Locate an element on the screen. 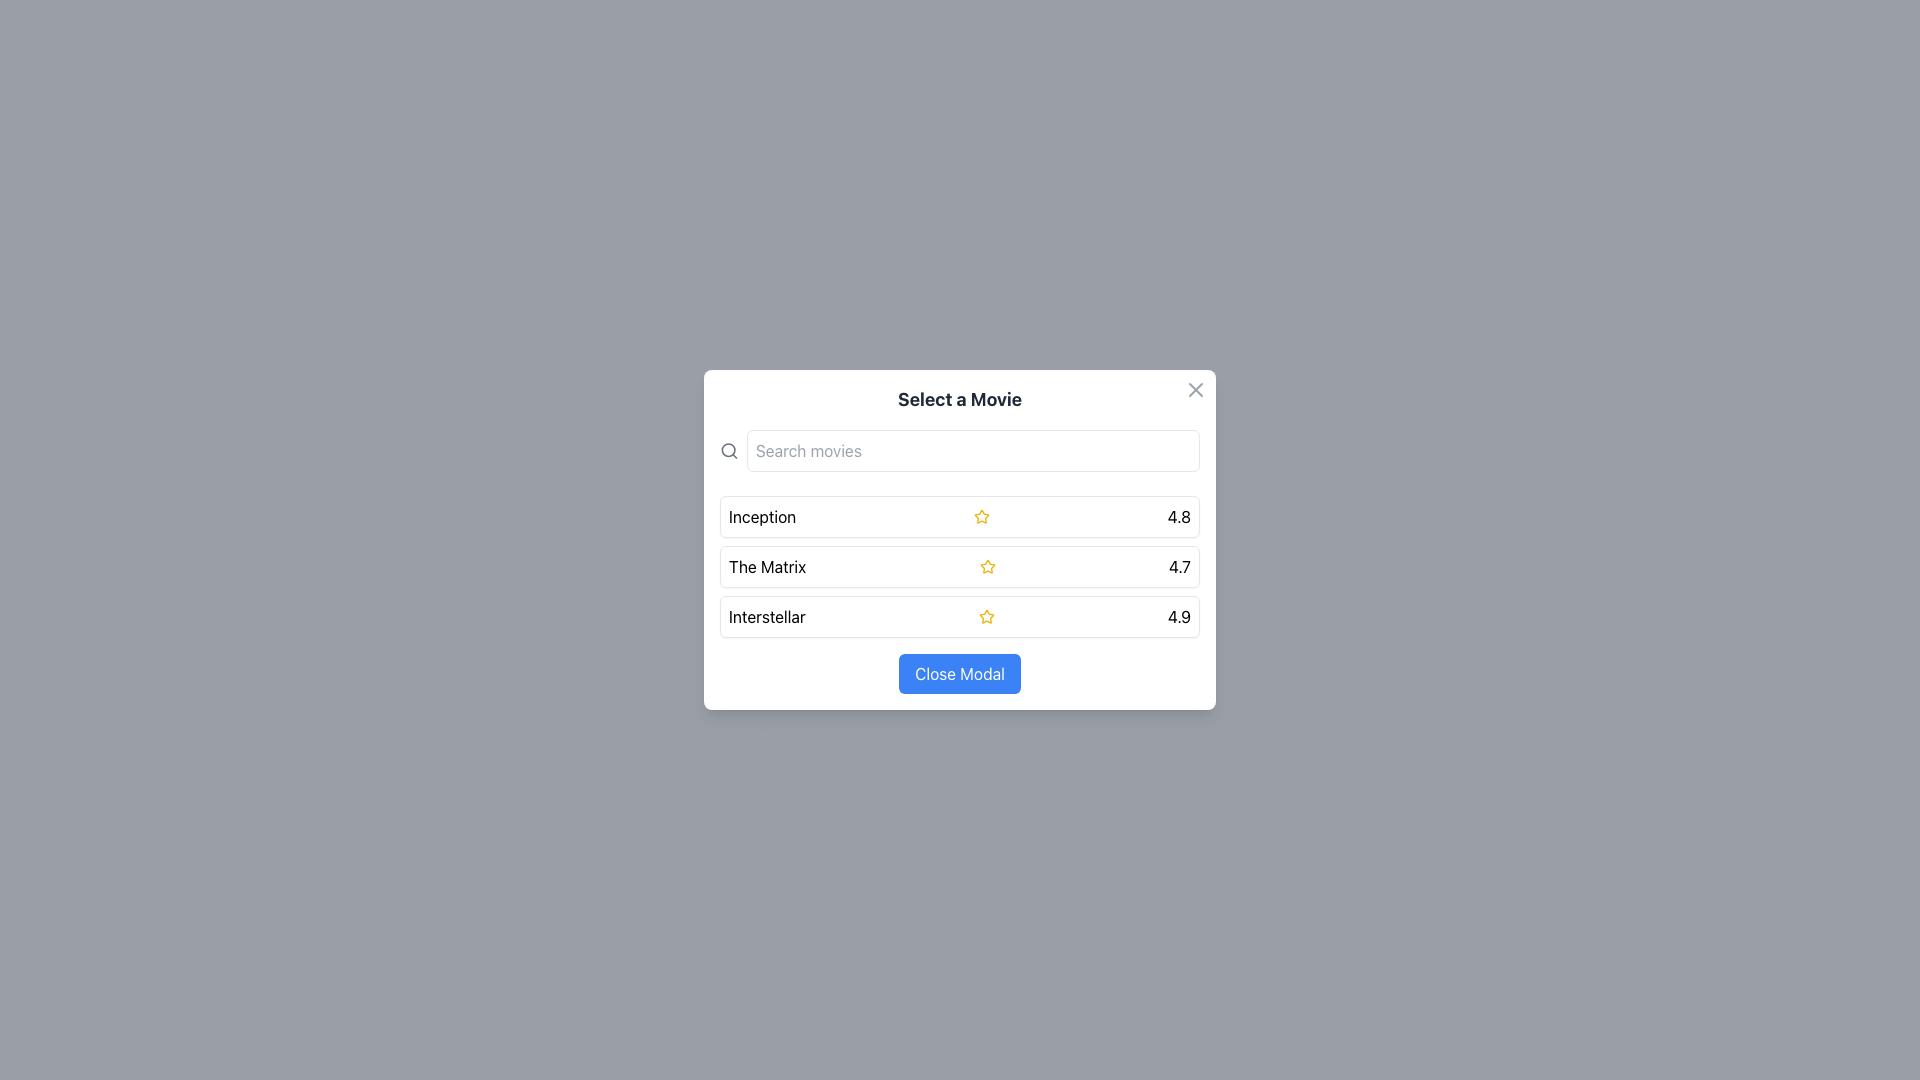 This screenshot has width=1920, height=1080. the star icon representing the high rating for the 'Interstellar' movie, which is positioned between the text 'Interstellar' and the rating value '4.9' is located at coordinates (986, 616).